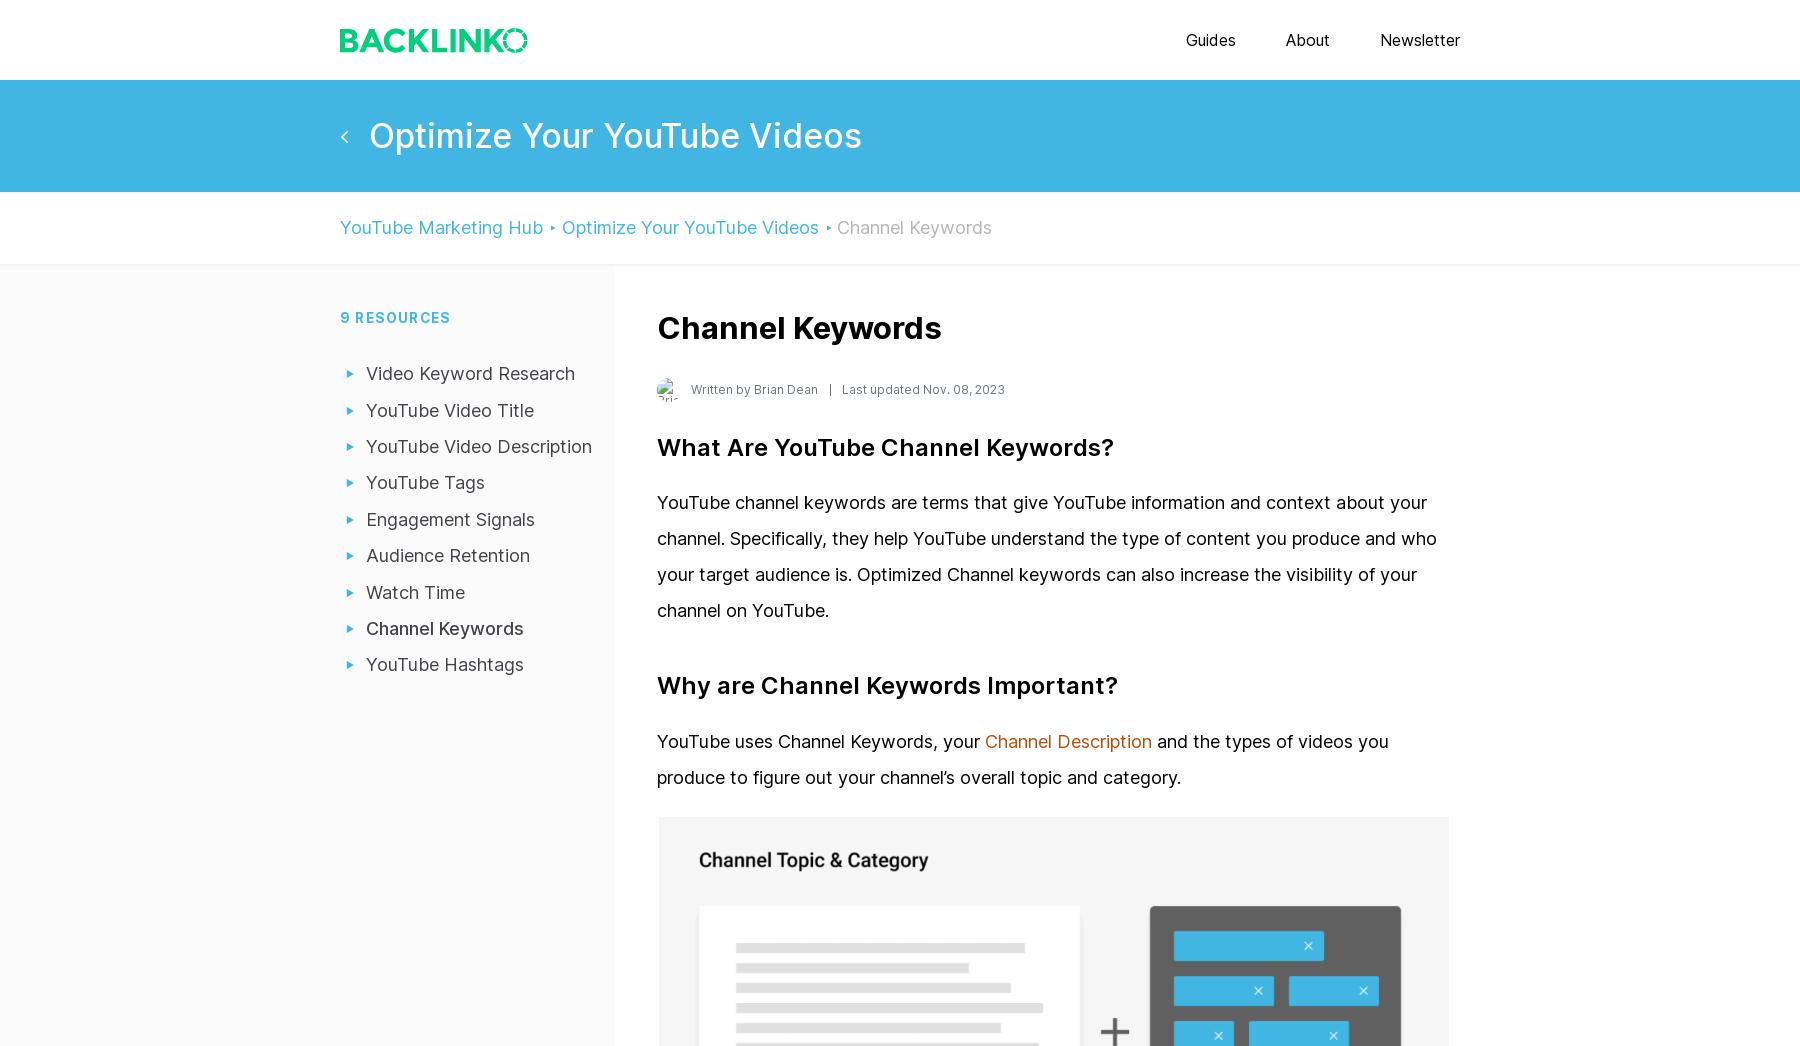 This screenshot has height=1046, width=1800. I want to click on 'Techniques to rank #1 in Google', so click(1181, 502).